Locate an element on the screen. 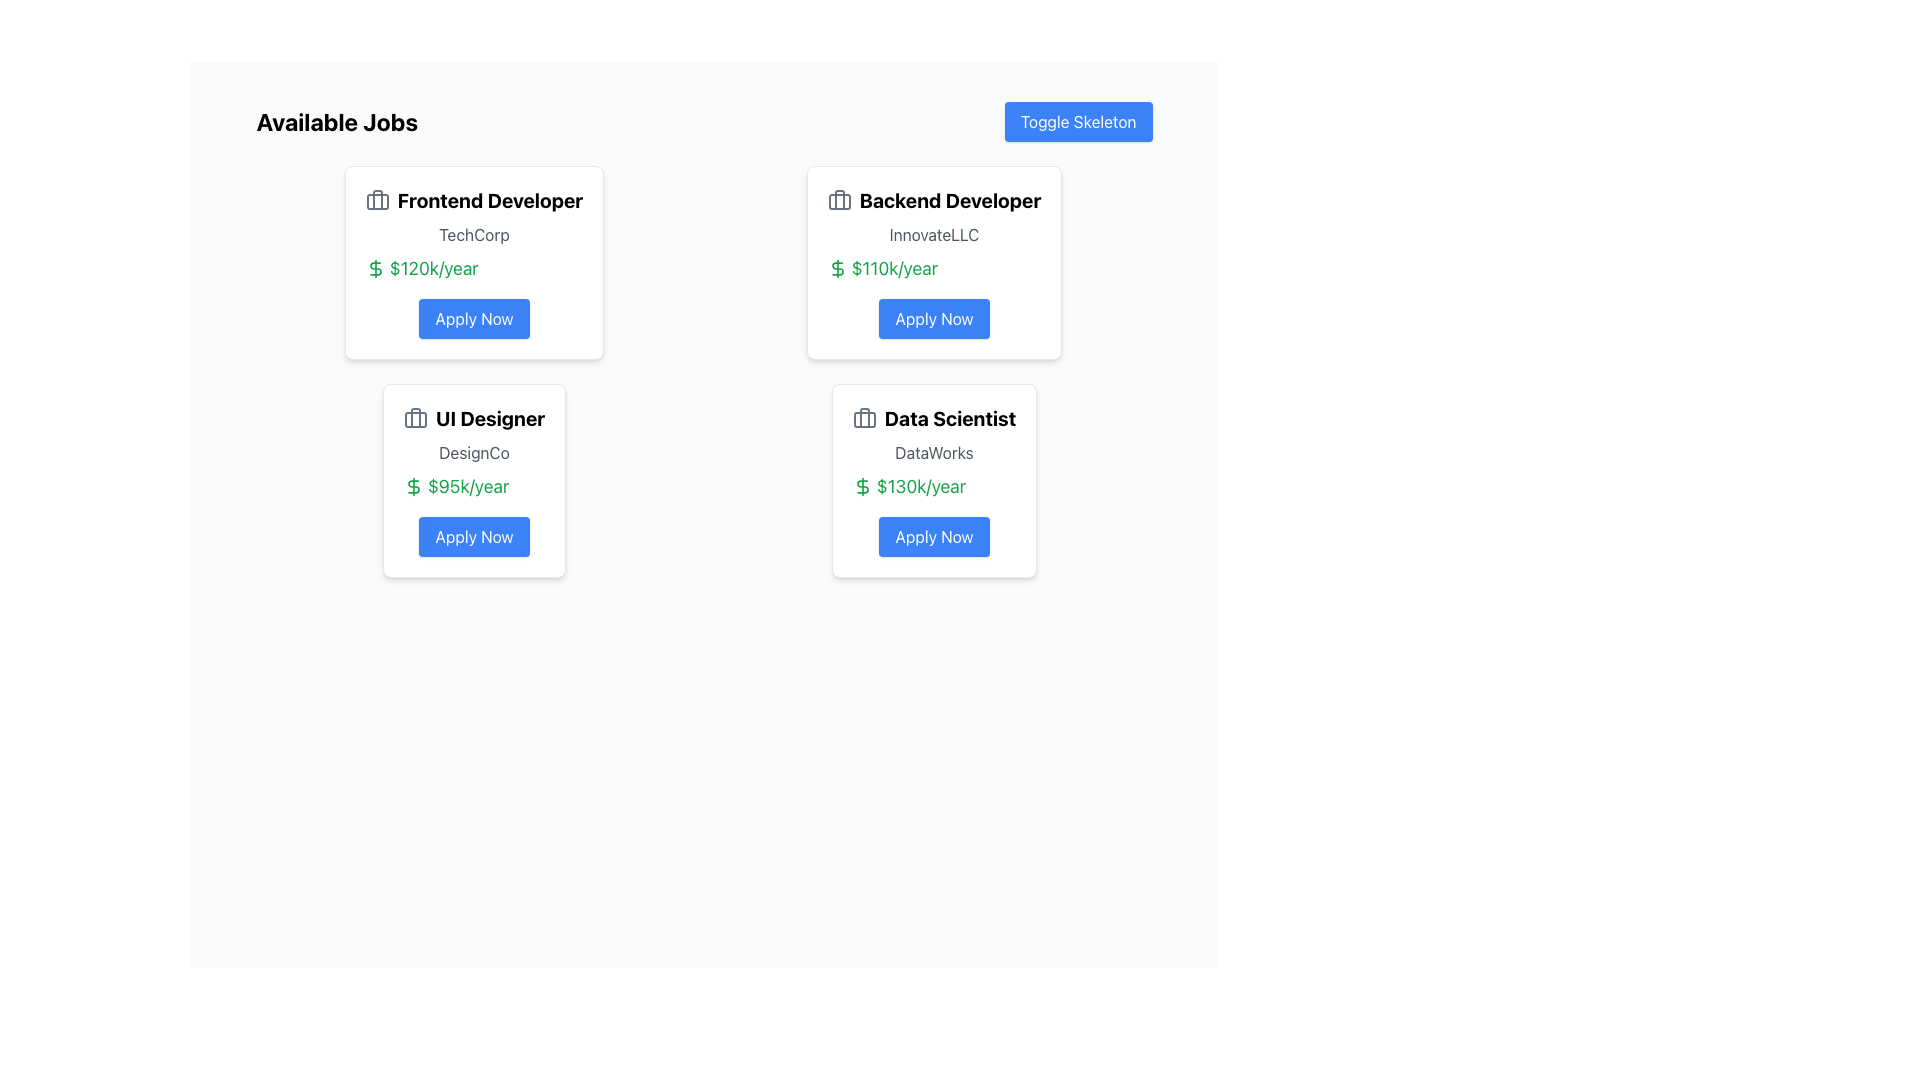 Image resolution: width=1920 pixels, height=1080 pixels. the 'Apply Now' button located at the bottom-right corner of the job listing card for the 'Data Scientist' position from 'DataWorks' is located at coordinates (933, 535).